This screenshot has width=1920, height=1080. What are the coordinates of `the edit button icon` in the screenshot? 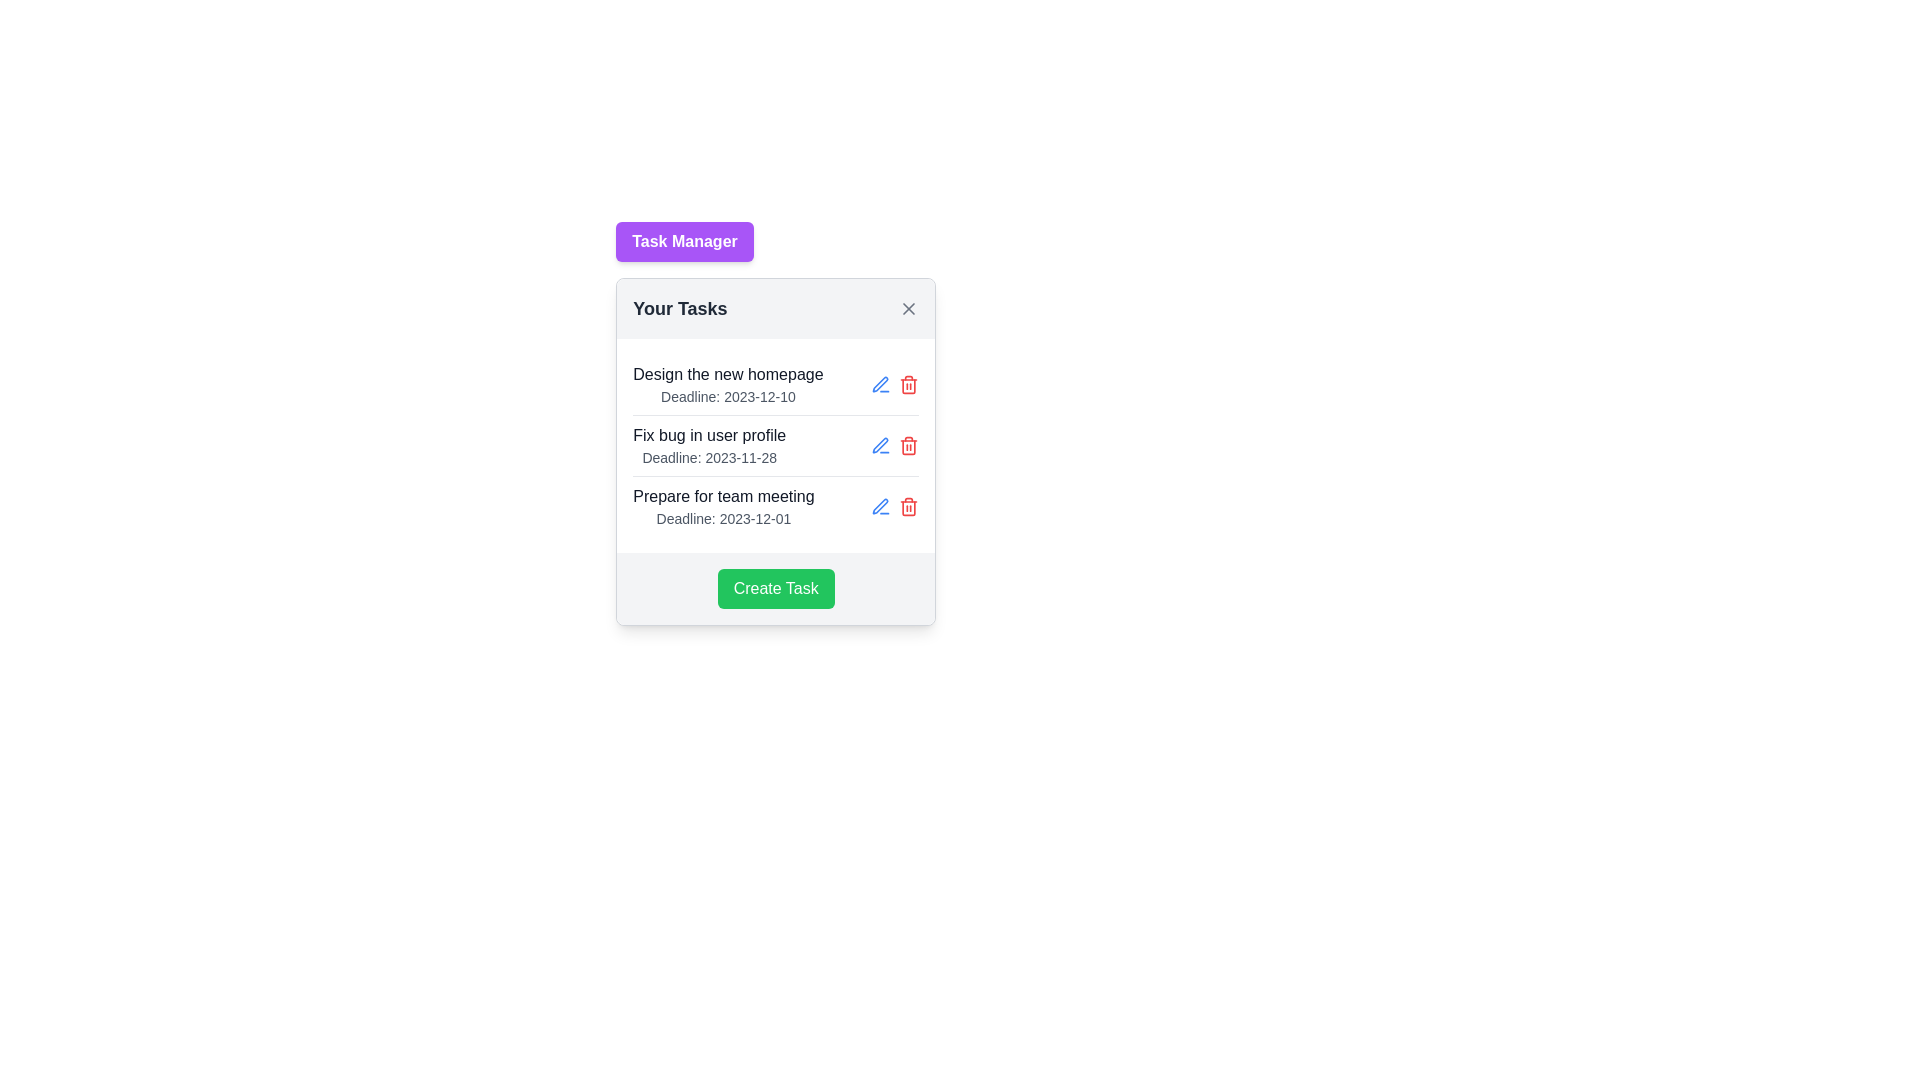 It's located at (880, 505).